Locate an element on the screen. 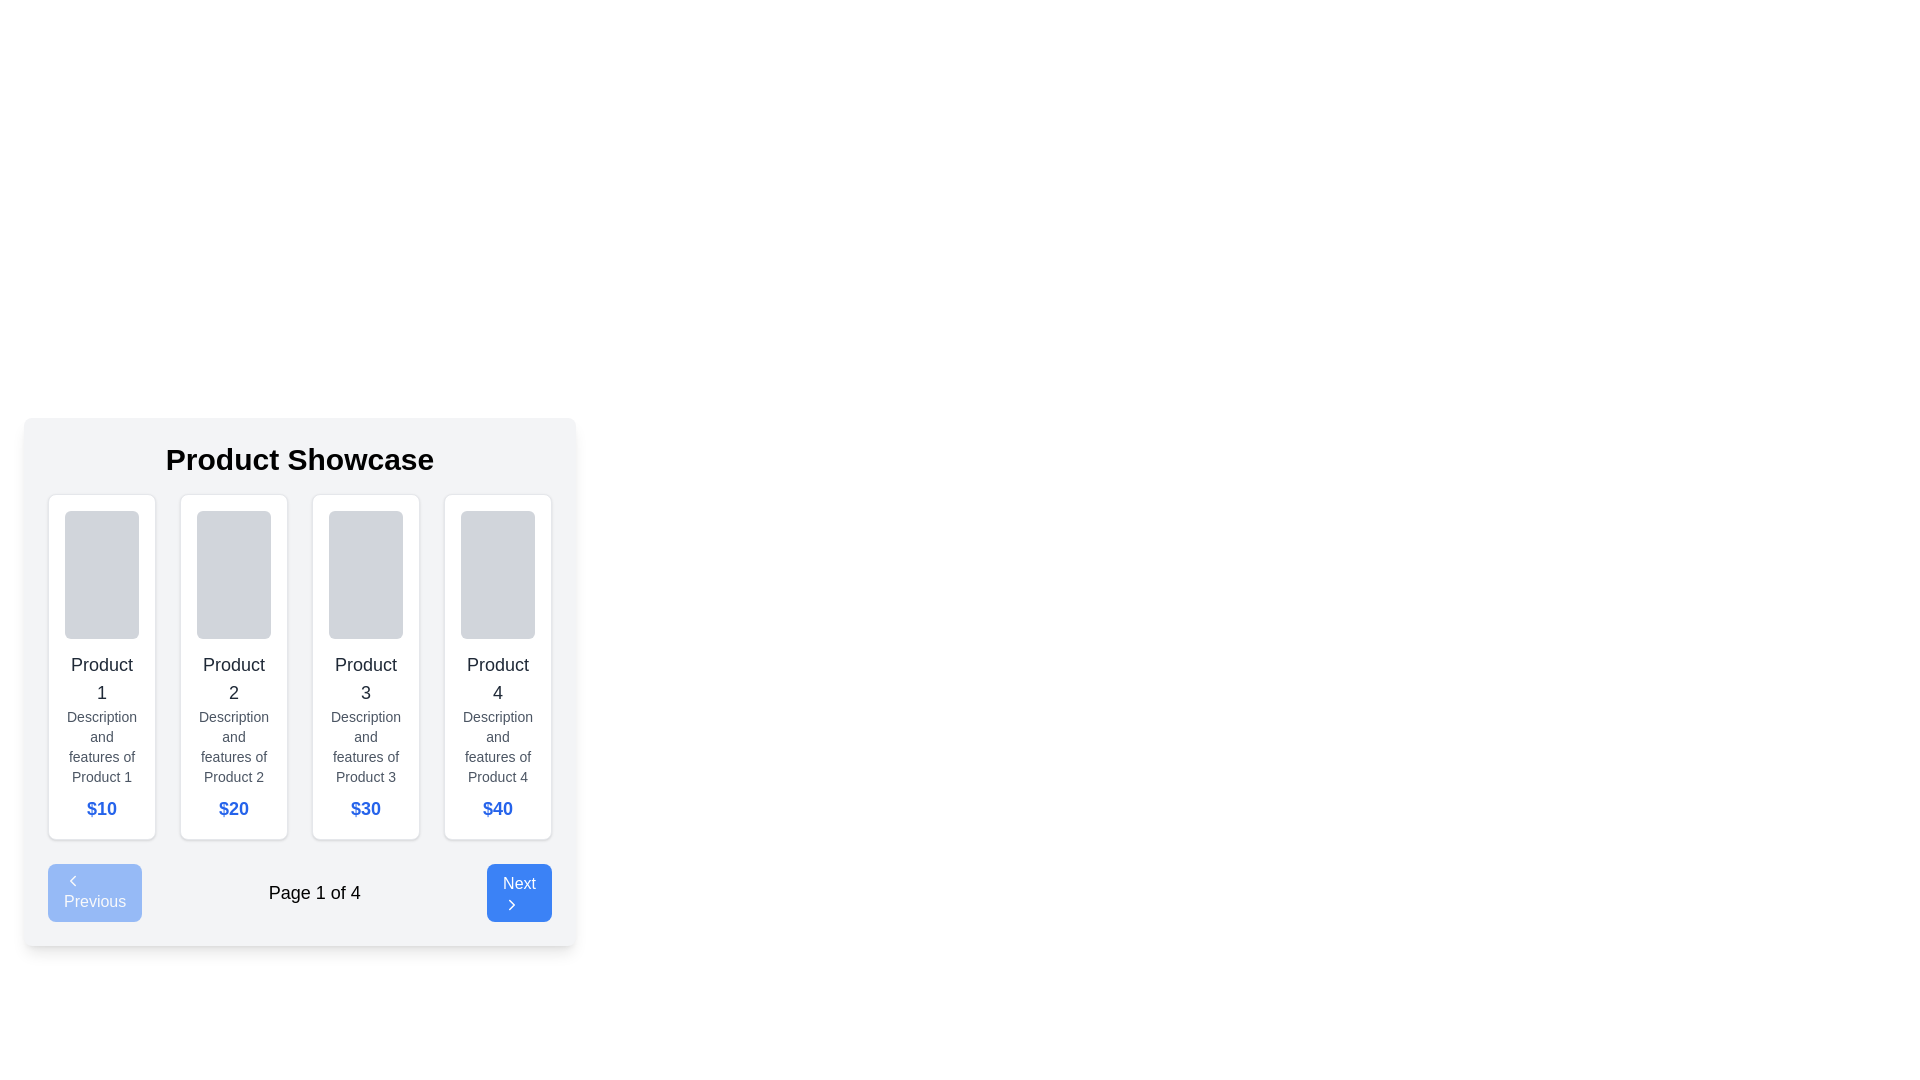 The height and width of the screenshot is (1080, 1920). the arrow-shaped vector graphic pointing to the right, which is part of the 'Next' button in the bottom-right corner of the interface is located at coordinates (512, 905).